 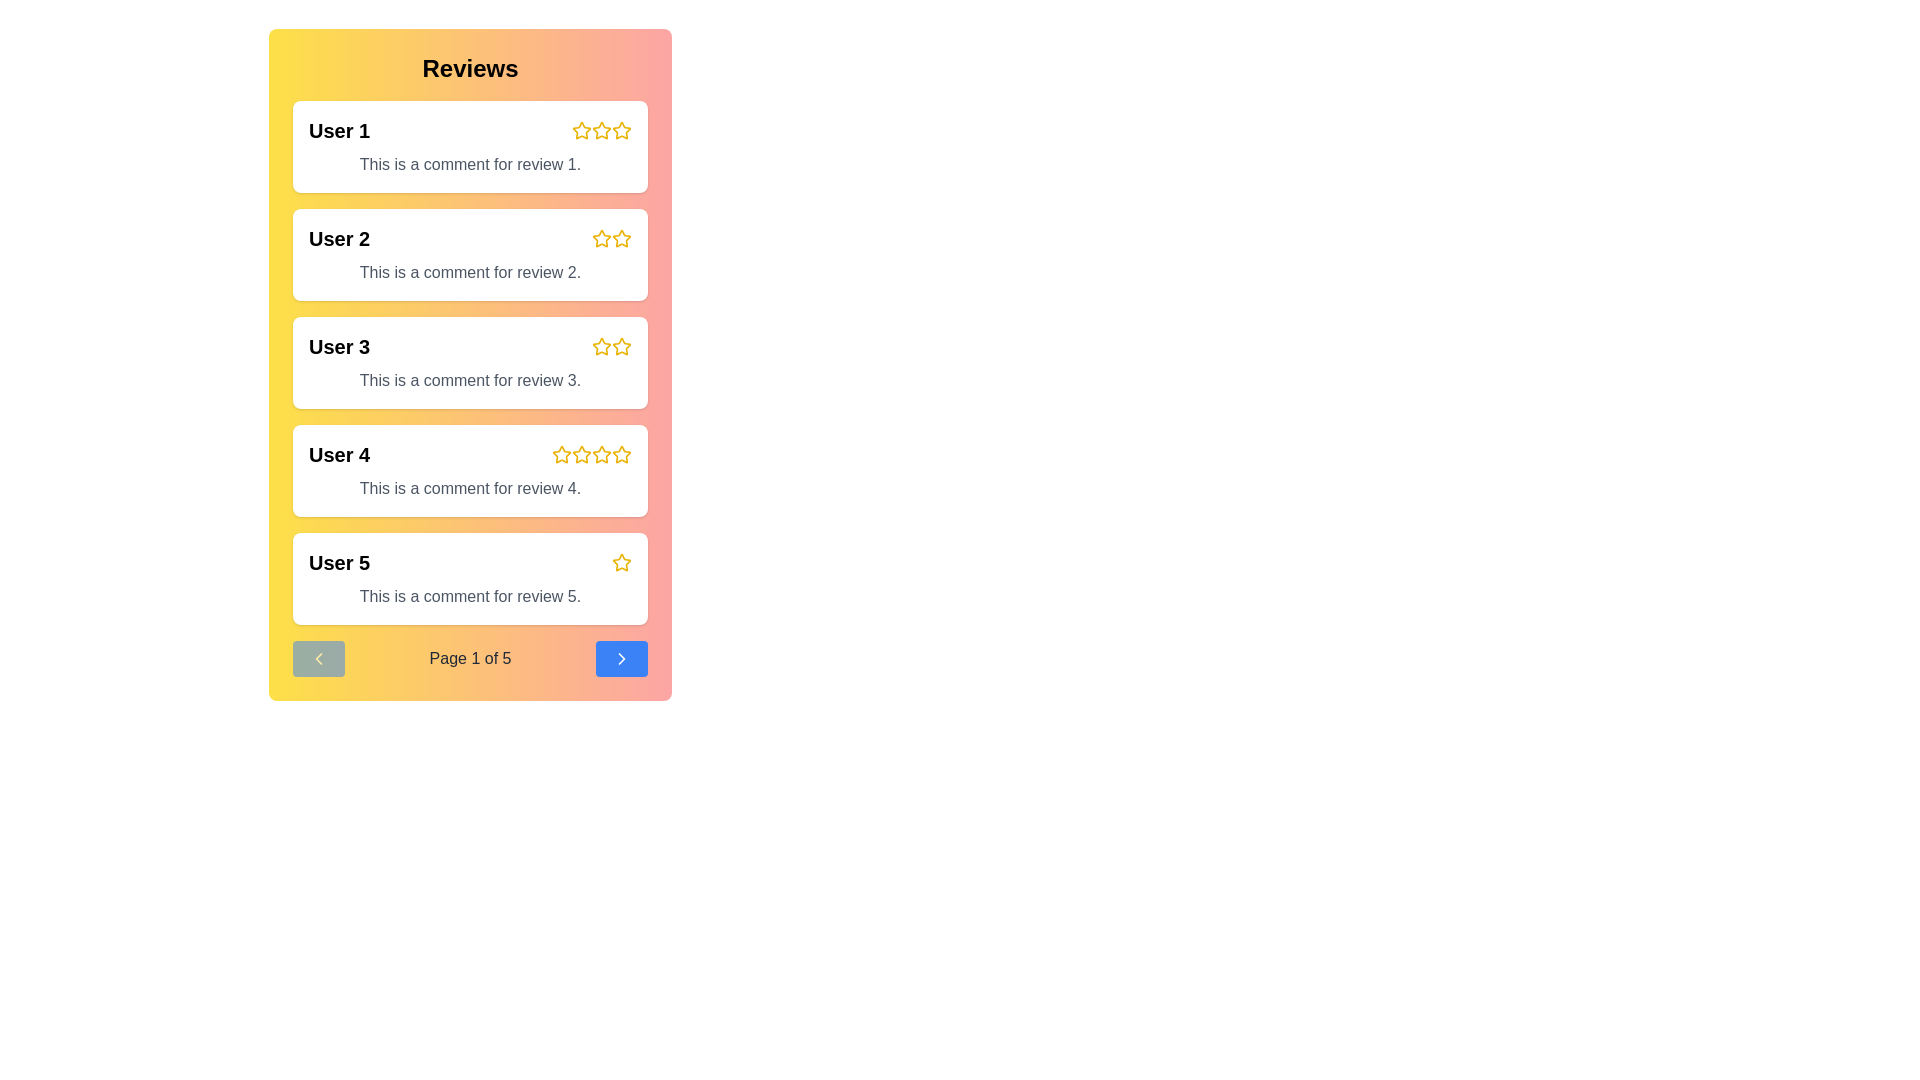 What do you see at coordinates (620, 659) in the screenshot?
I see `the right-facing chevron icon located within the rounded rectangular blue button at the bottom right corner of the layout` at bounding box center [620, 659].